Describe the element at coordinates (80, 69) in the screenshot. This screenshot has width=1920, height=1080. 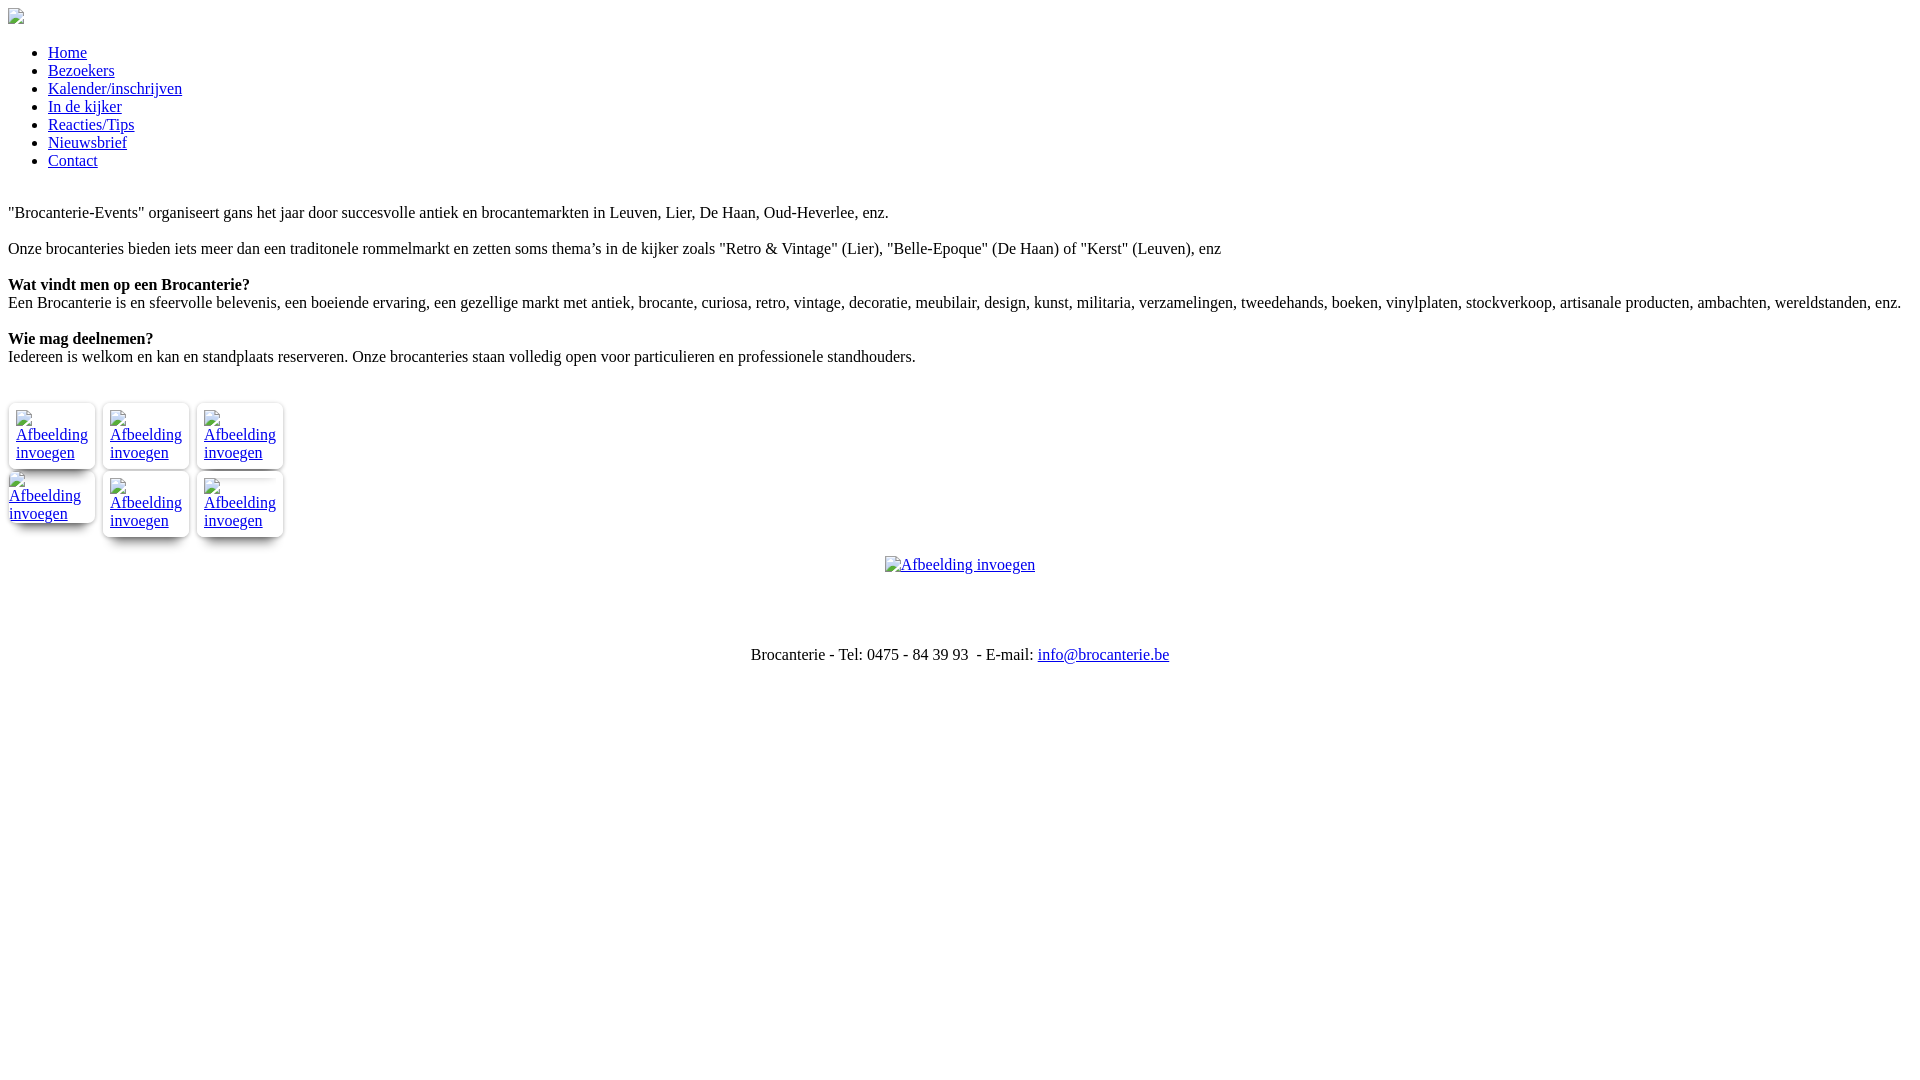
I see `'Bezoekers'` at that location.